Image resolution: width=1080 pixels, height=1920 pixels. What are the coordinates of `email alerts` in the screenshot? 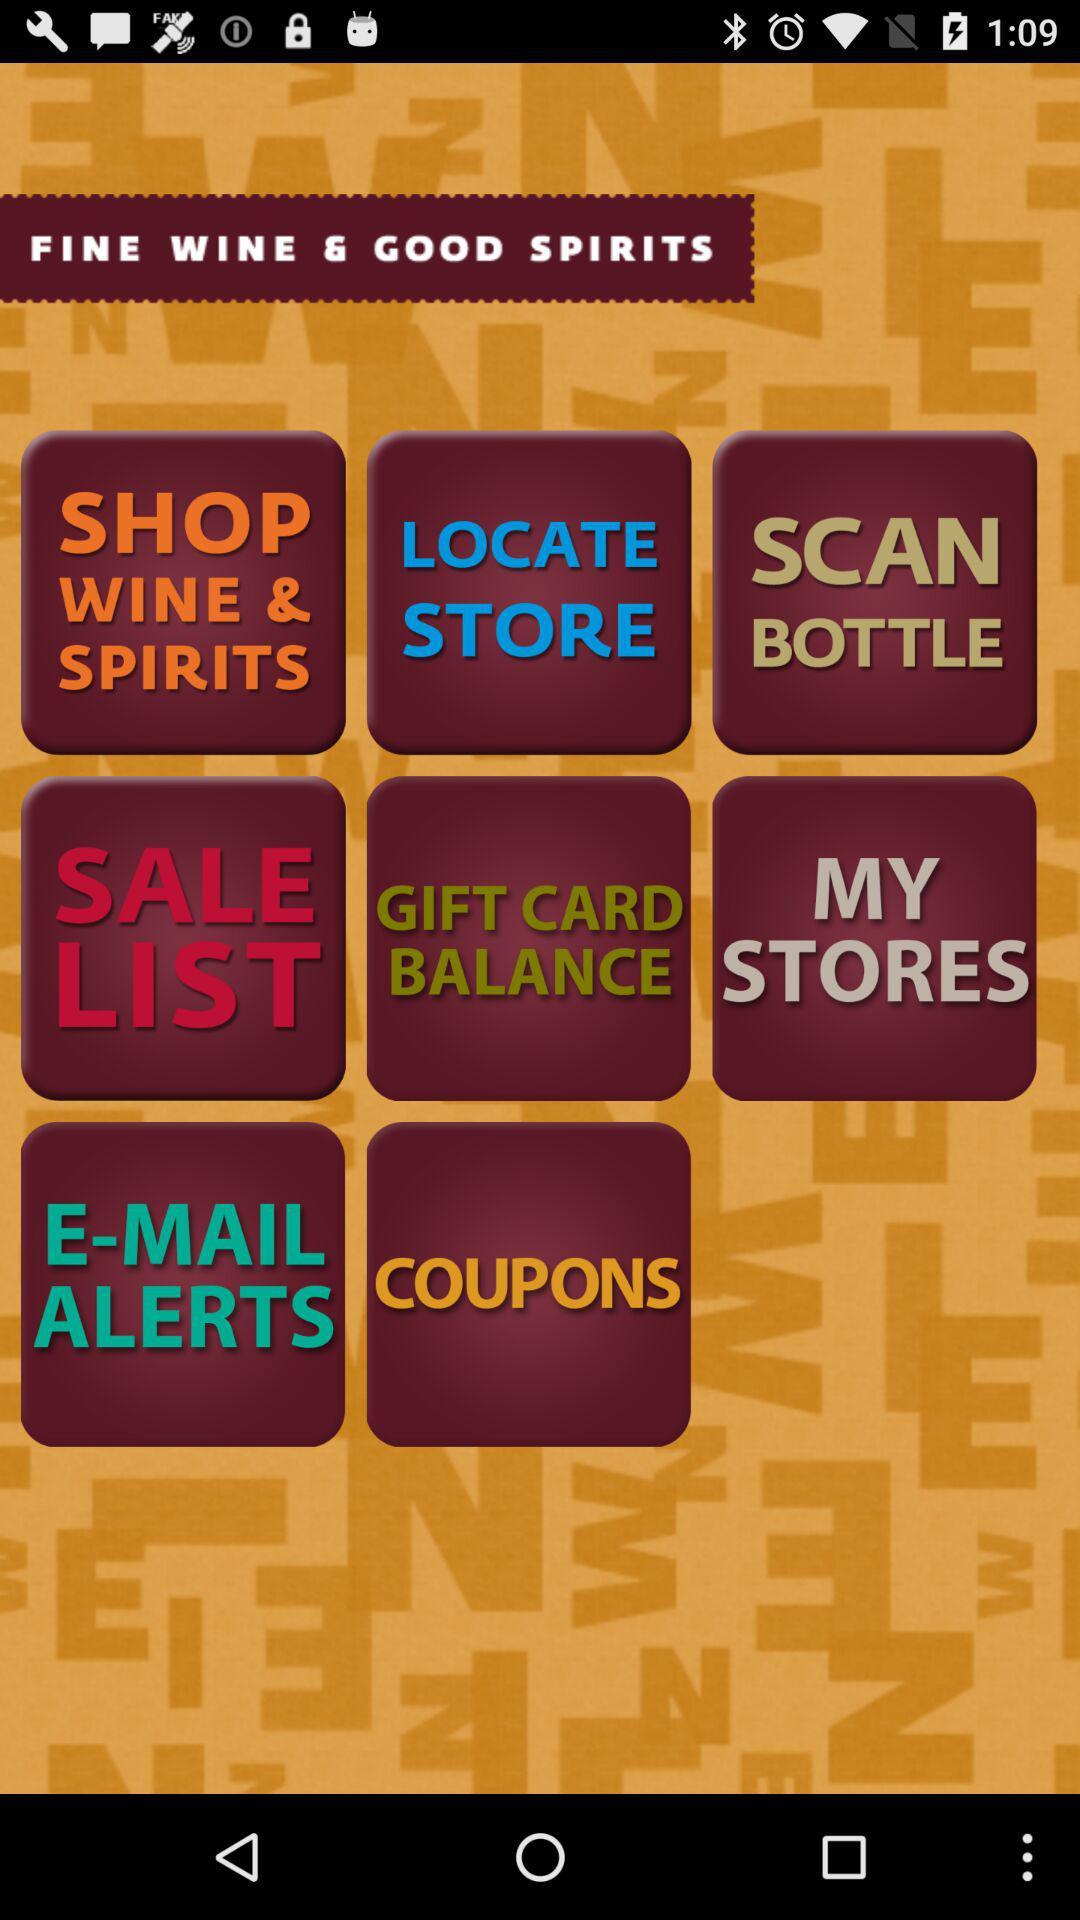 It's located at (183, 1284).